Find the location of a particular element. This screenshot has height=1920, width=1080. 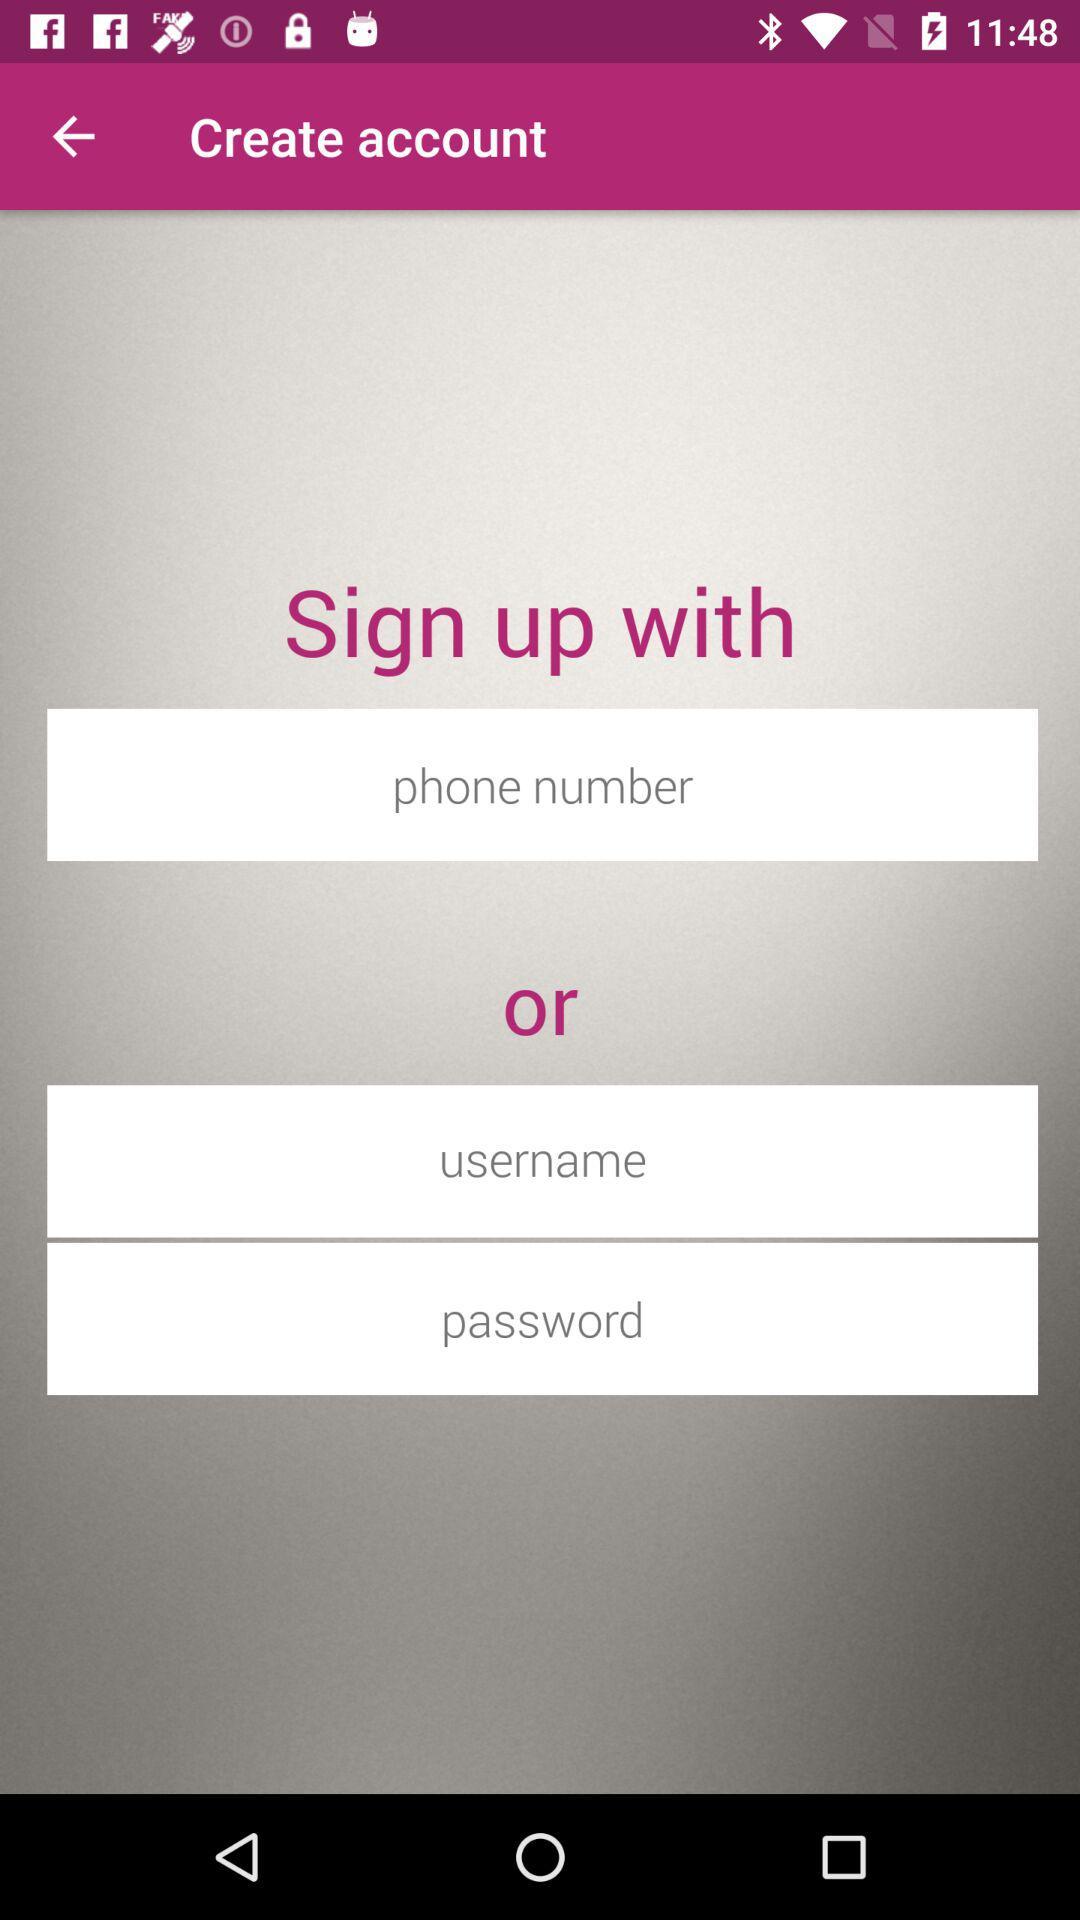

write user name is located at coordinates (542, 1158).